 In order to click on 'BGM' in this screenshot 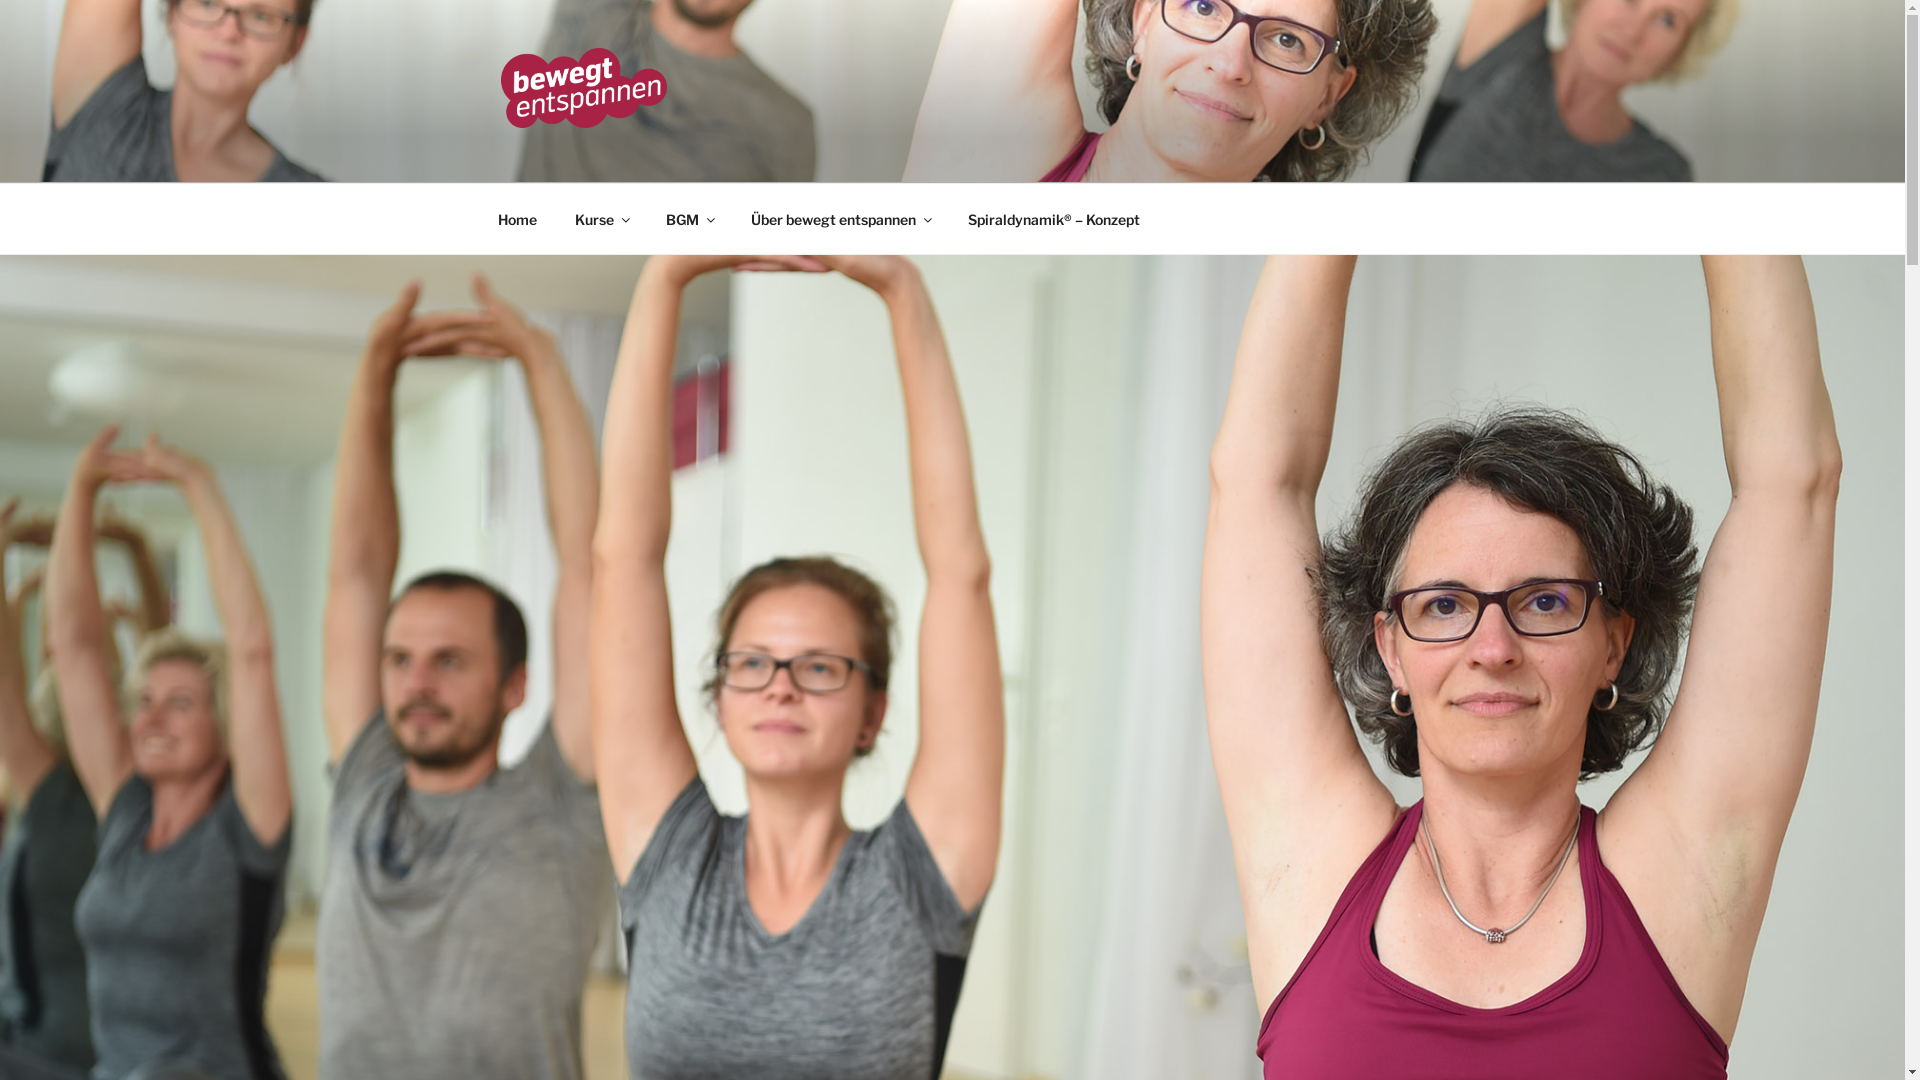, I will do `click(689, 218)`.